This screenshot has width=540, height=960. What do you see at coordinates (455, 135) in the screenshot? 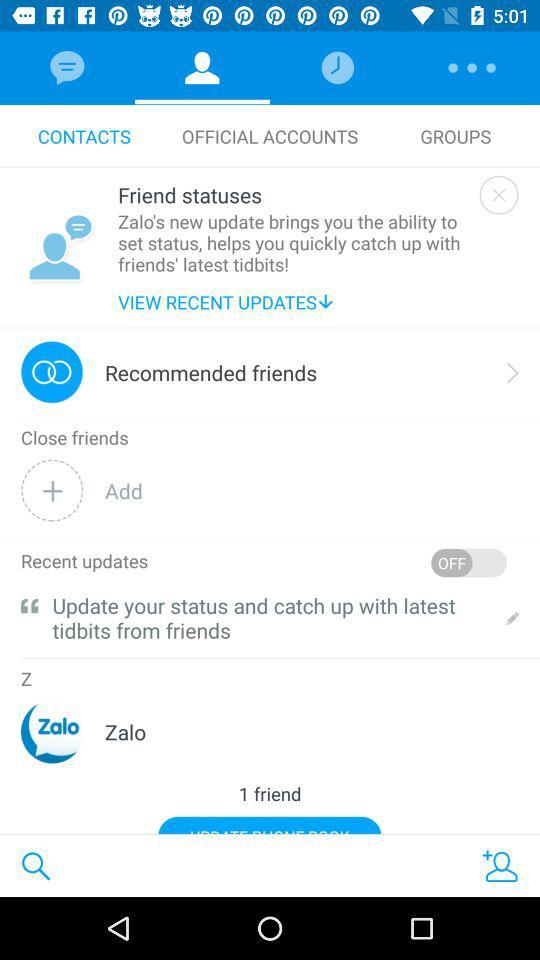
I see `item to the right of the official accounts` at bounding box center [455, 135].